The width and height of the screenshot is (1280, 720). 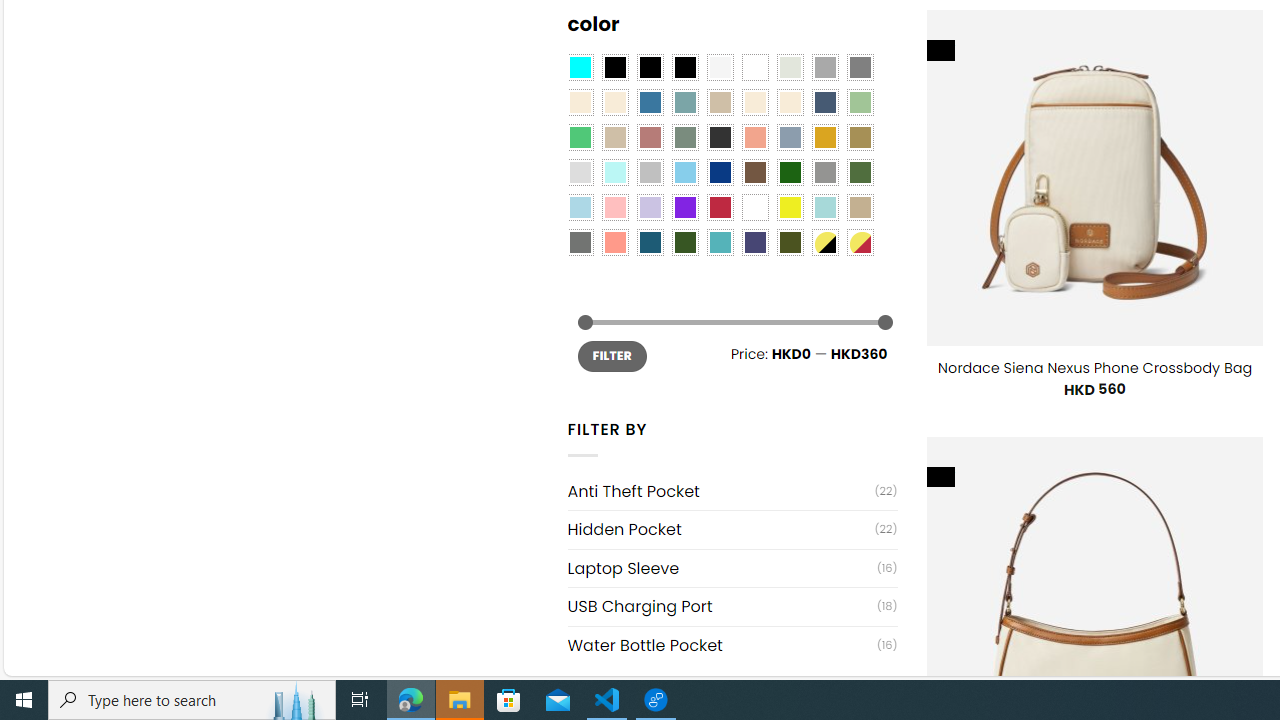 I want to click on 'Gray', so click(x=824, y=171).